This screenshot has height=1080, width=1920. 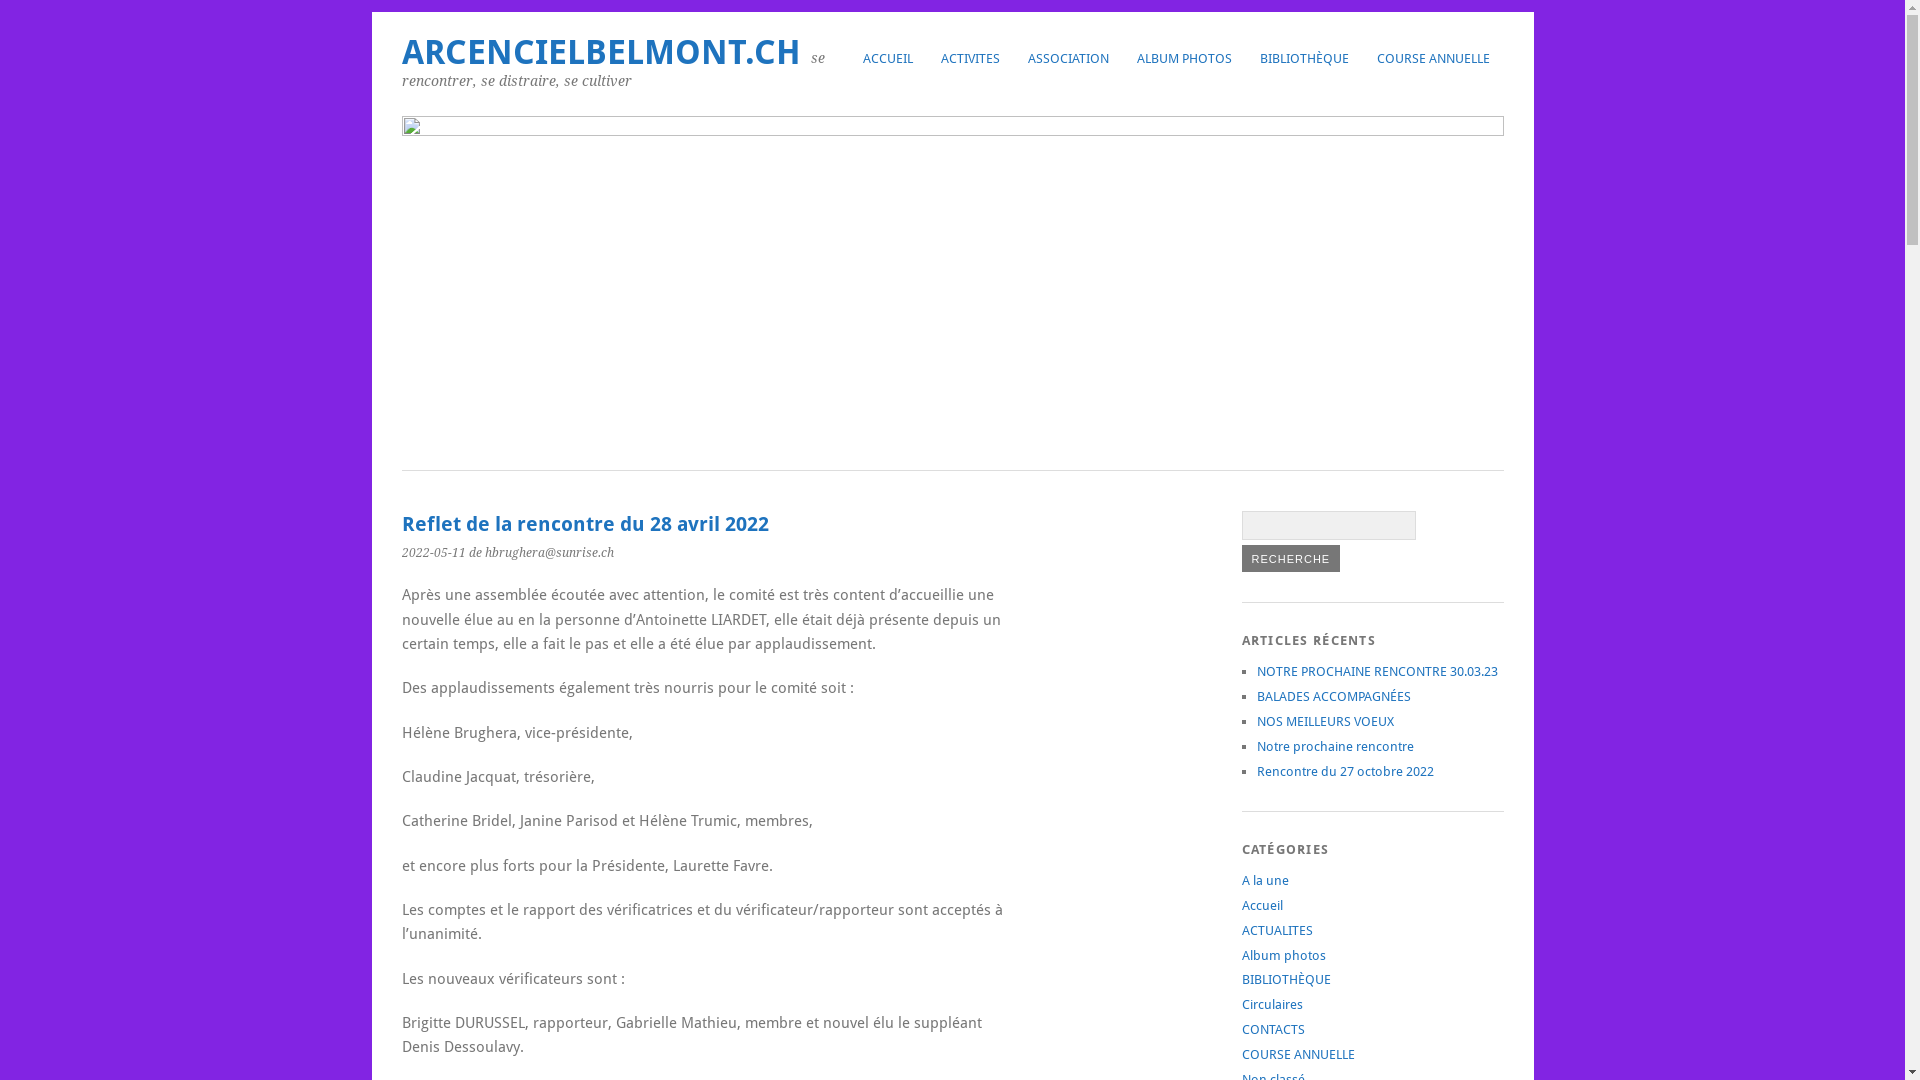 What do you see at coordinates (1276, 930) in the screenshot?
I see `'ACTUALITES'` at bounding box center [1276, 930].